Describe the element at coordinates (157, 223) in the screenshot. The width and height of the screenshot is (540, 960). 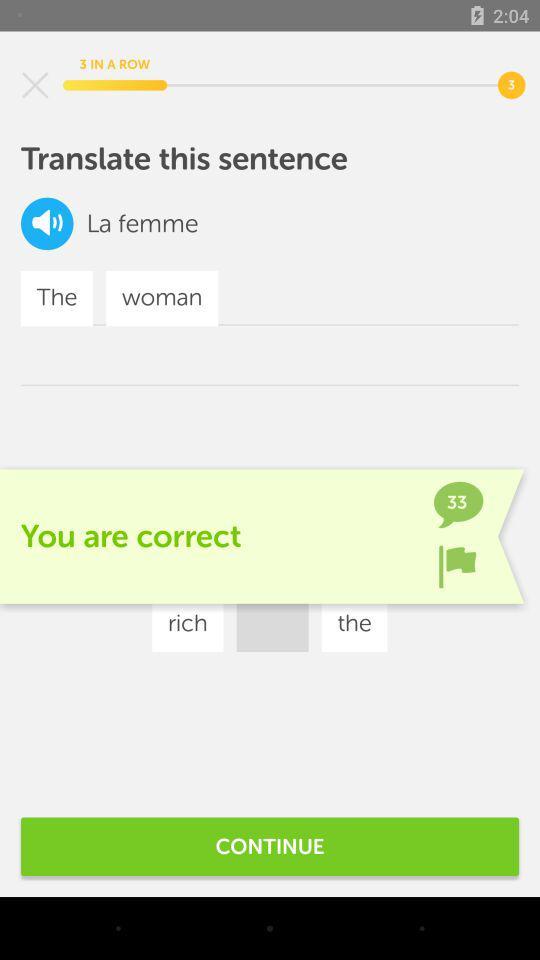
I see `icon next to the   icon` at that location.